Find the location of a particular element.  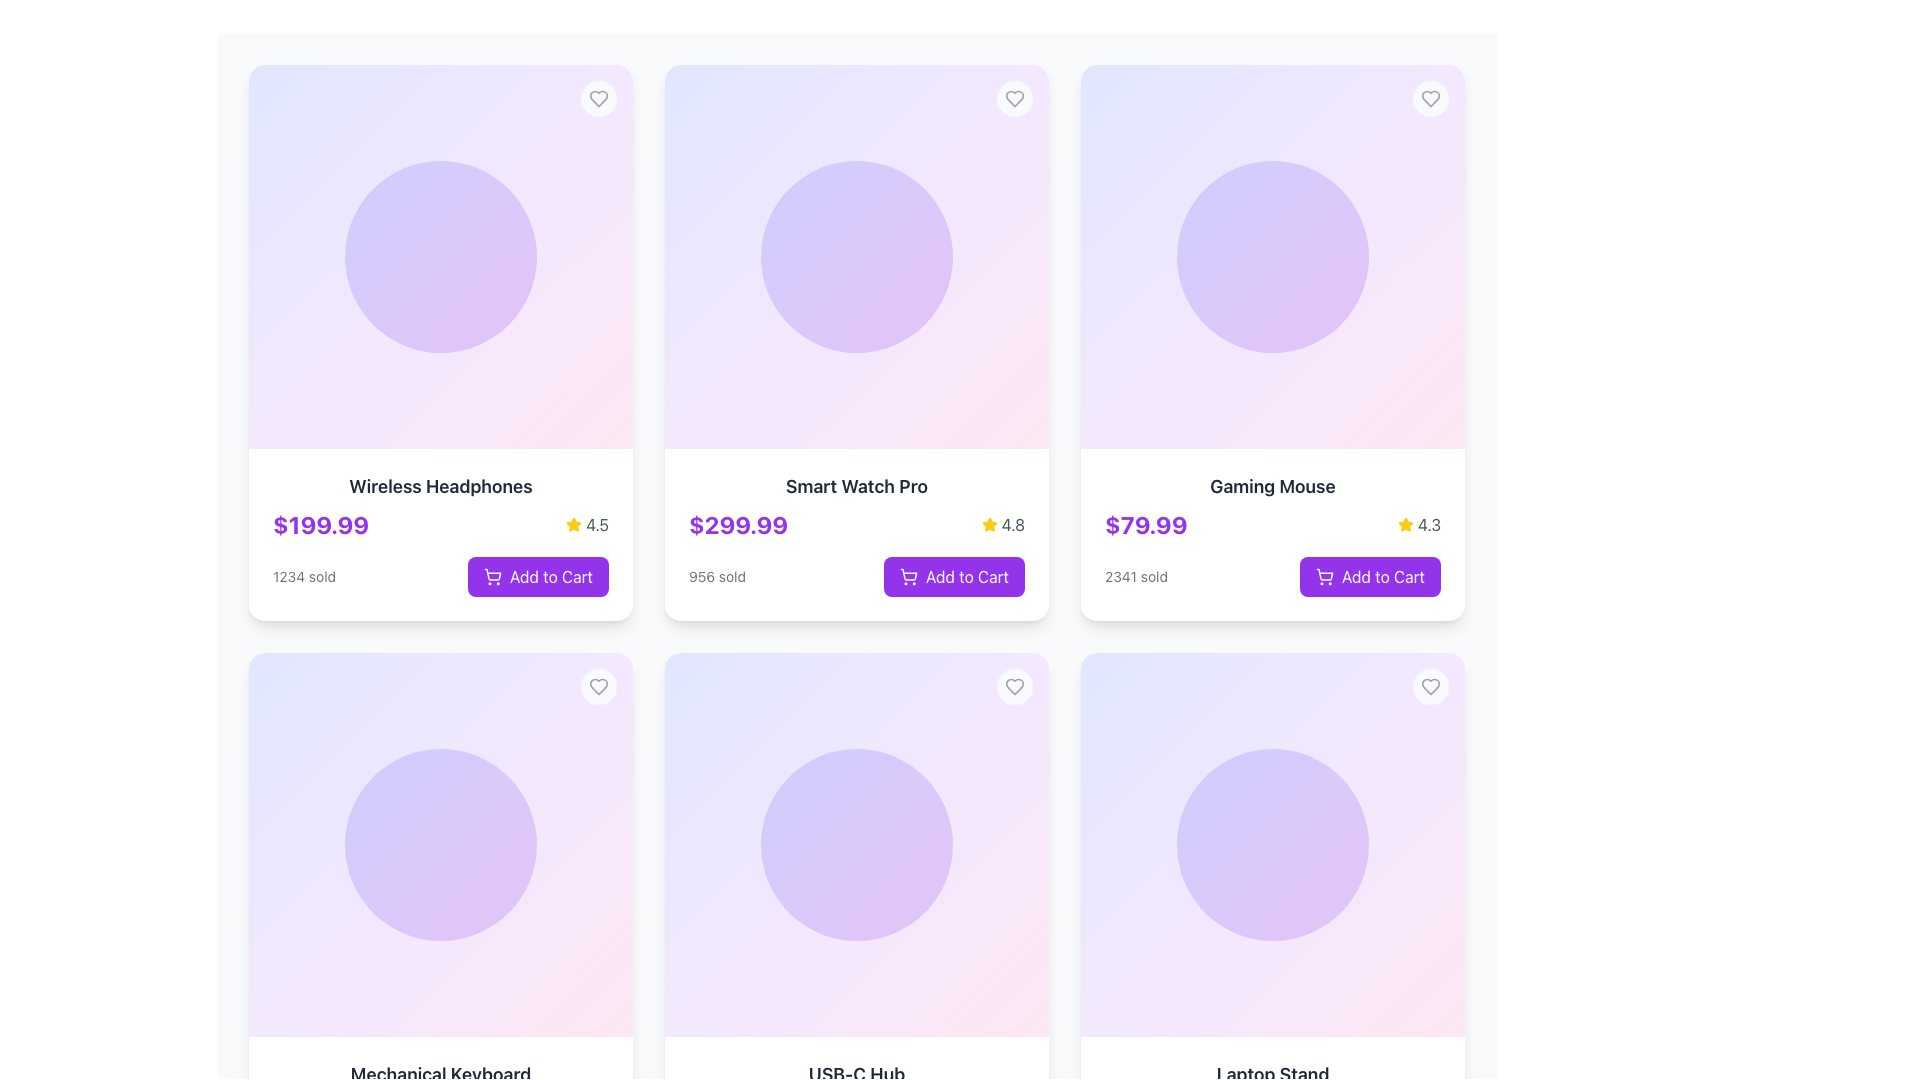

text label that indicates the popularity or sales volume of the 'Smart Watch Pro' product, located at the bottom left of the card, near the price and rating is located at coordinates (717, 577).